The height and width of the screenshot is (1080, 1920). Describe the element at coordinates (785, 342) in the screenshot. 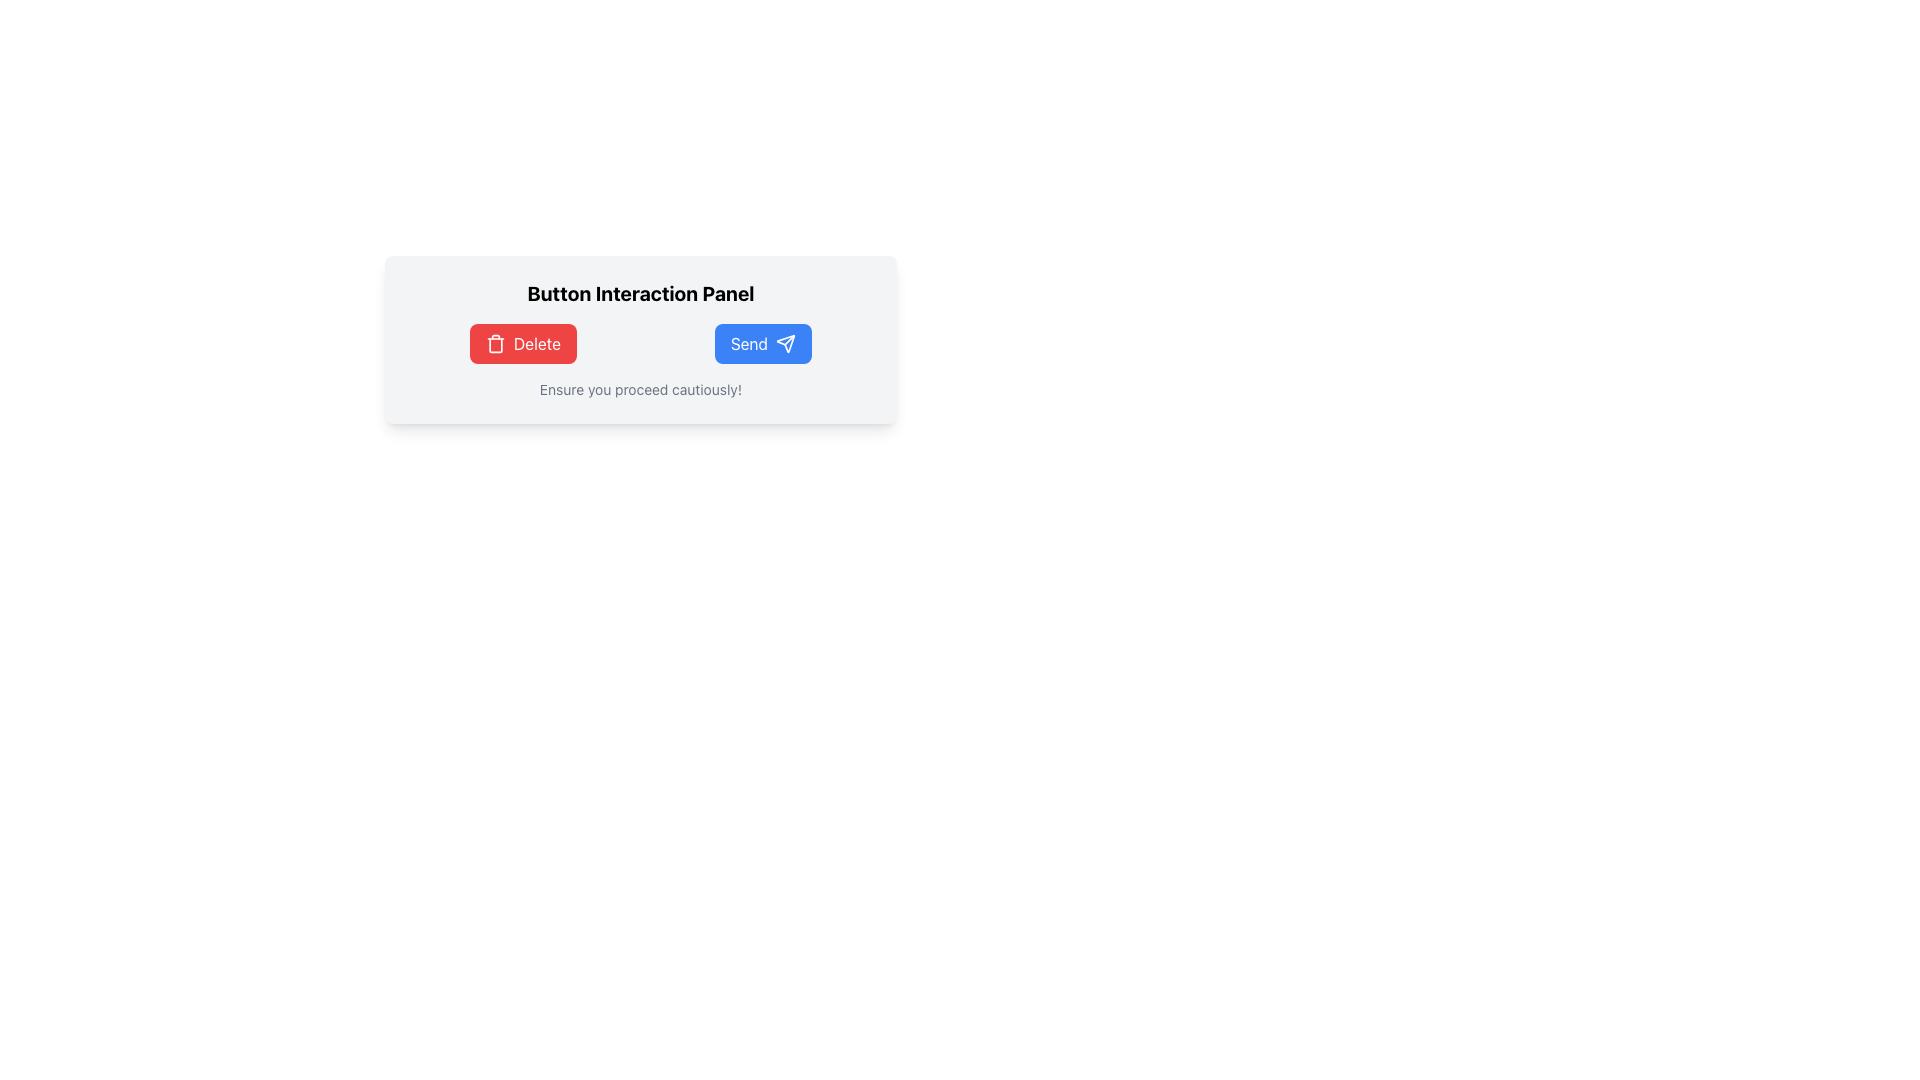

I see `the 'Send' button icon, which is visually associated with sending actions and located on the right side of the 'Send' button in the Button Interaction Panel` at that location.